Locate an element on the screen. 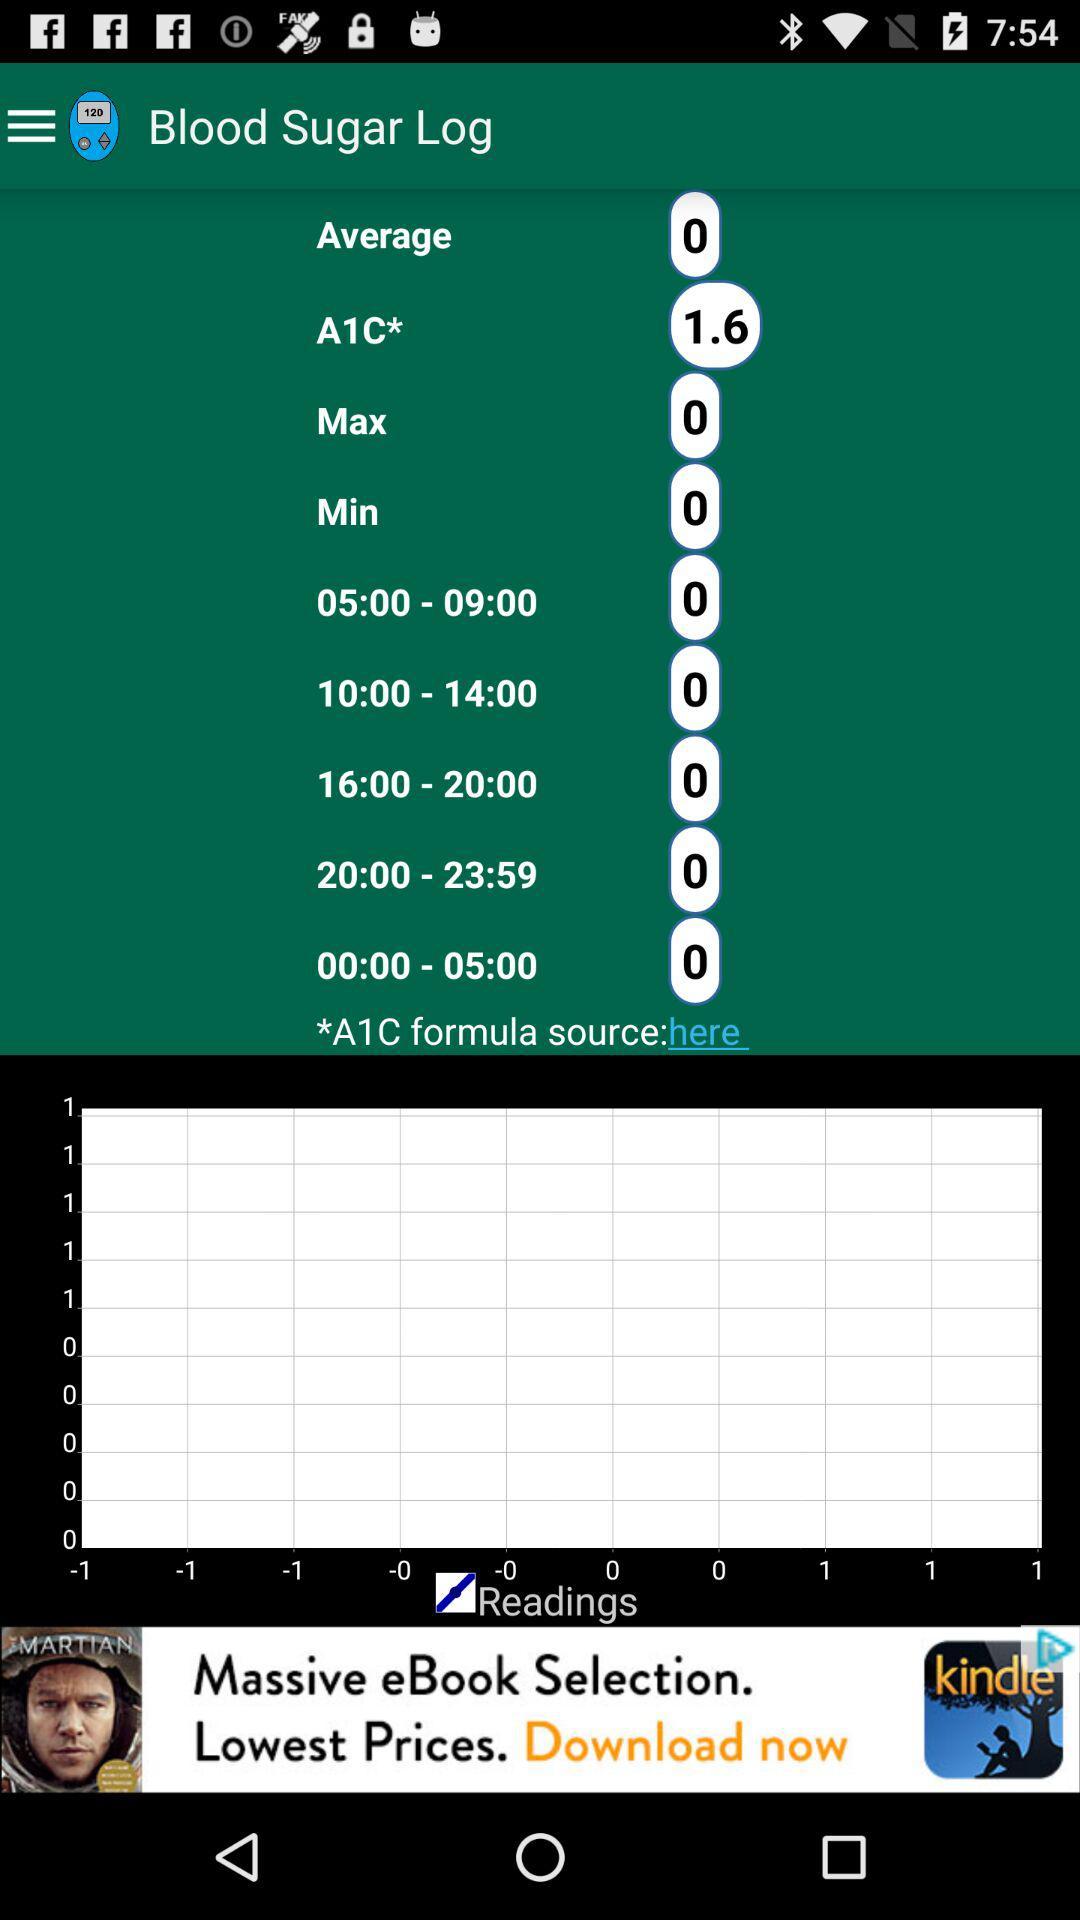 The height and width of the screenshot is (1920, 1080). the button which is next to the 0000  0500 is located at coordinates (693, 960).